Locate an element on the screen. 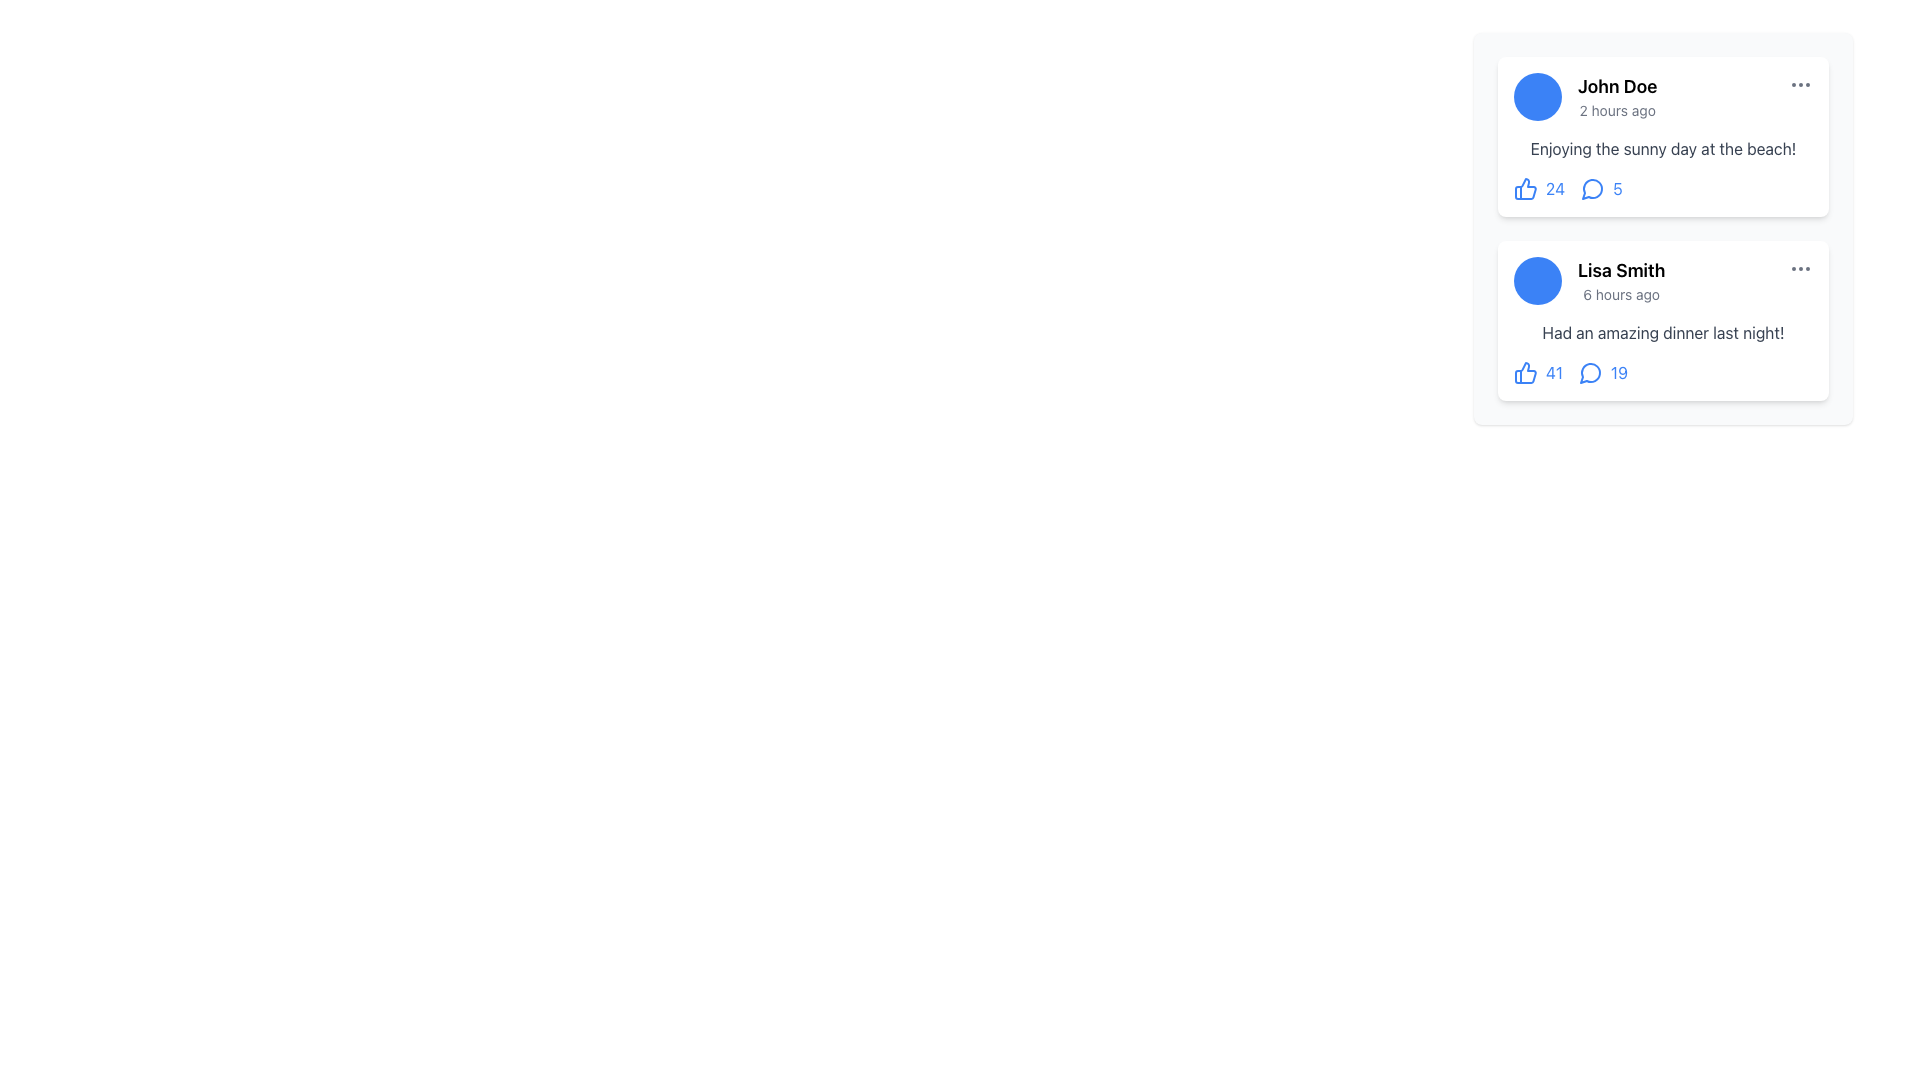 Image resolution: width=1920 pixels, height=1080 pixels. the three-dot icon (ellipsis) in the top-right corner of John Doe's post card to change its color is located at coordinates (1800, 83).